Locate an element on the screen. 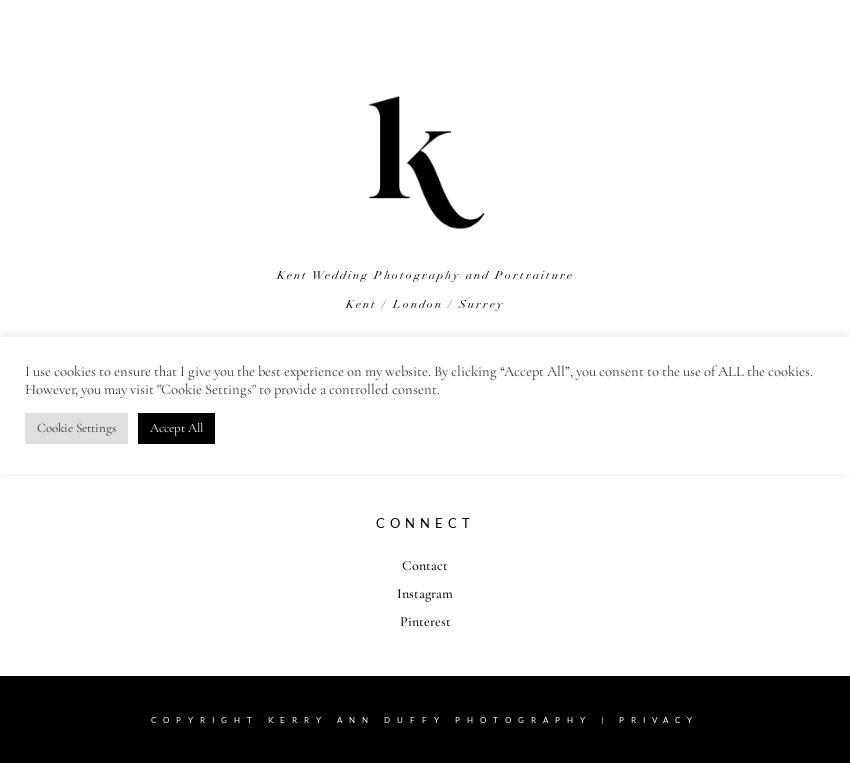 The height and width of the screenshot is (763, 850). 'Kent Wedding Photography and Portraiture' is located at coordinates (424, 275).